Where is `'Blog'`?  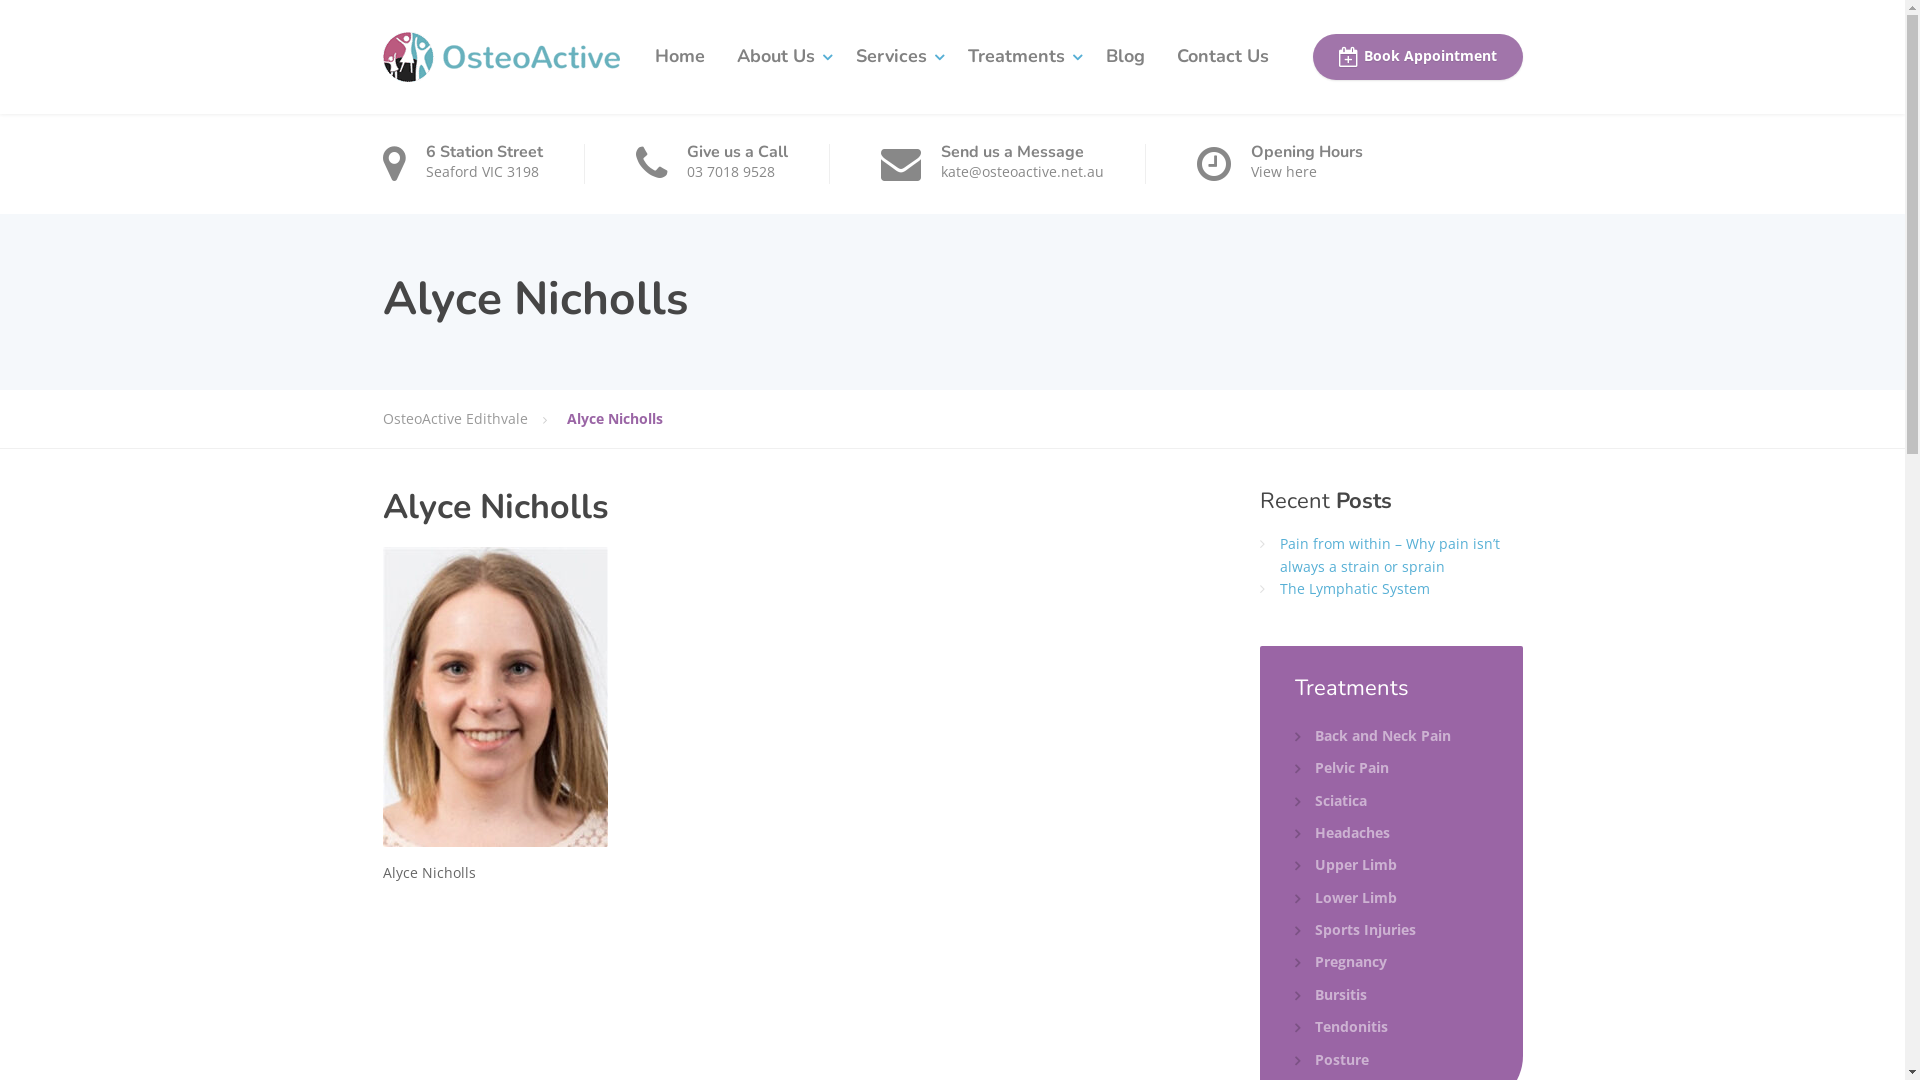
'Blog' is located at coordinates (1125, 56).